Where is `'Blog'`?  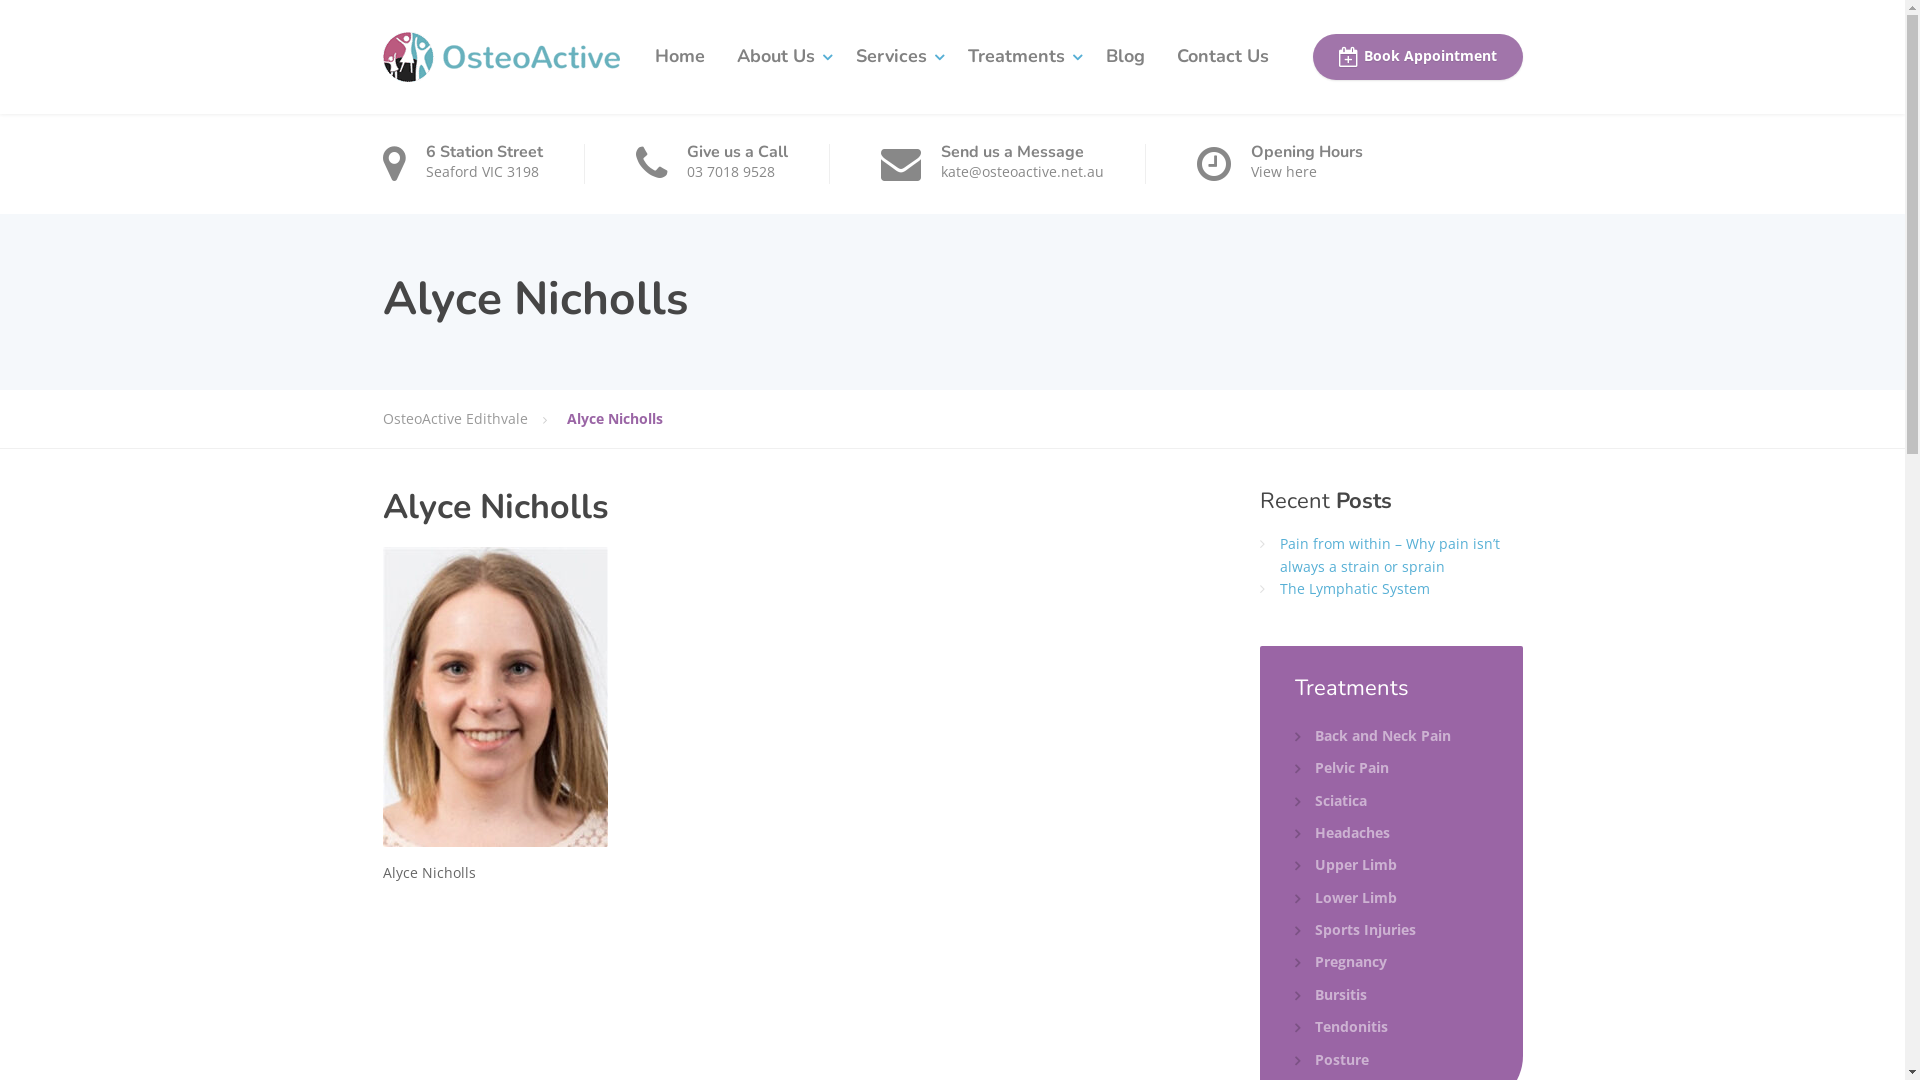
'Blog' is located at coordinates (1125, 56).